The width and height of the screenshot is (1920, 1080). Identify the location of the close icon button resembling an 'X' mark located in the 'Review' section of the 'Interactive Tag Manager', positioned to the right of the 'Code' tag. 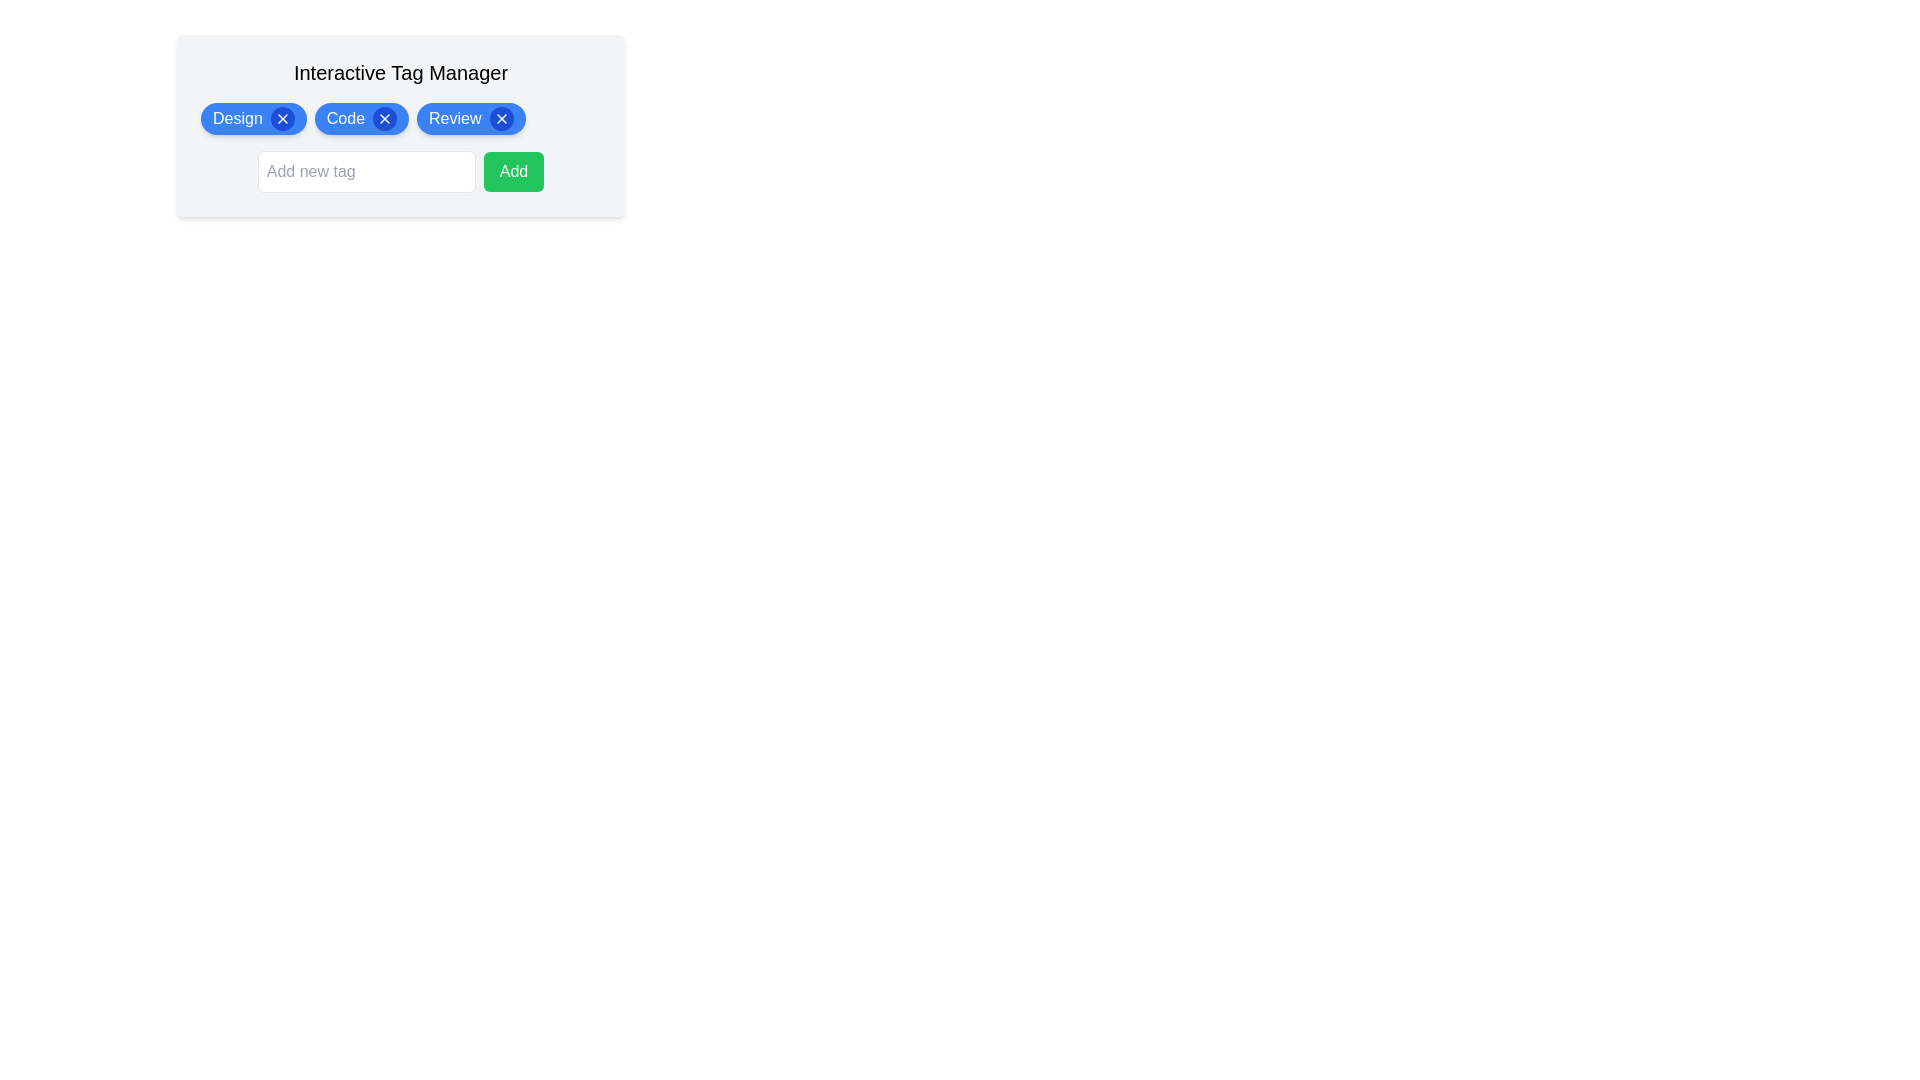
(501, 119).